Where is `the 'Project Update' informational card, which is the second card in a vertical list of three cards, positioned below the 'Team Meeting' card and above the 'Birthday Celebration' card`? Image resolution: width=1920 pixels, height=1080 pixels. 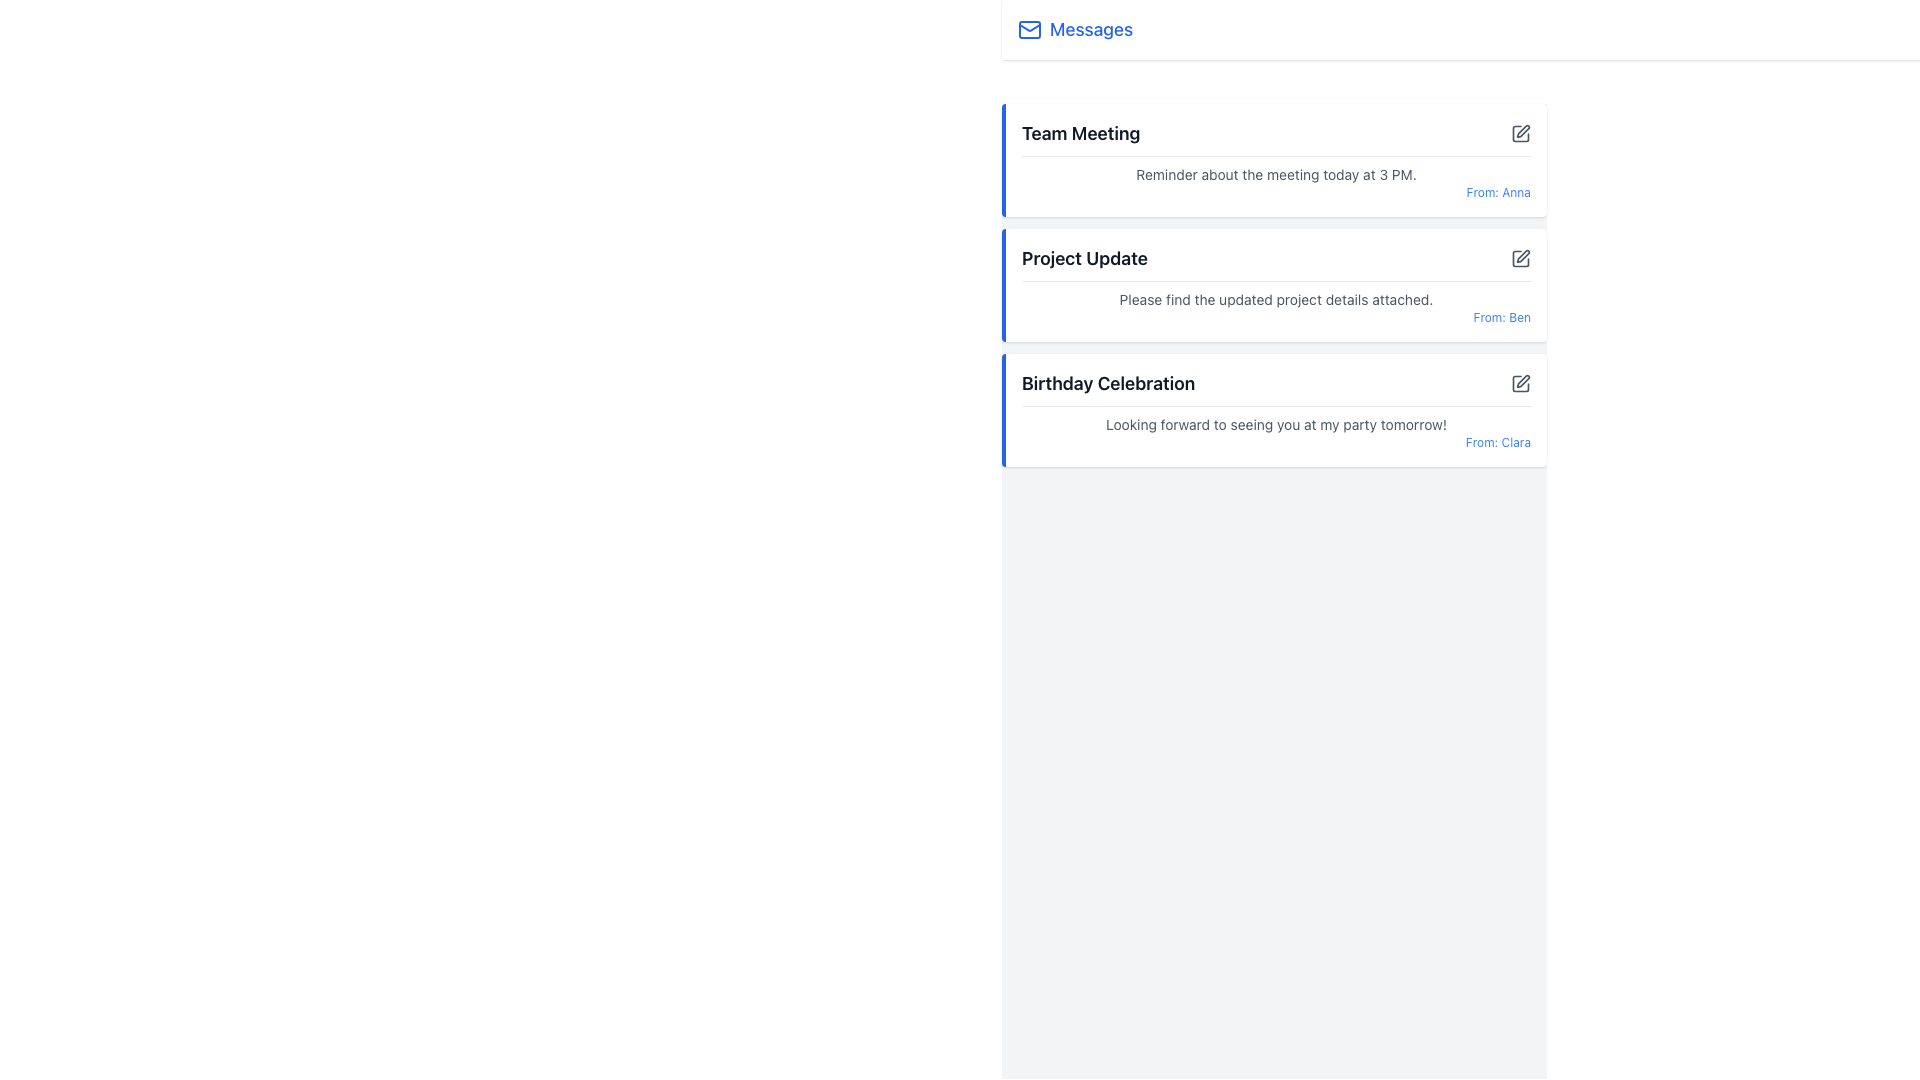
the 'Project Update' informational card, which is the second card in a vertical list of three cards, positioned below the 'Team Meeting' card and above the 'Birthday Celebration' card is located at coordinates (1273, 285).